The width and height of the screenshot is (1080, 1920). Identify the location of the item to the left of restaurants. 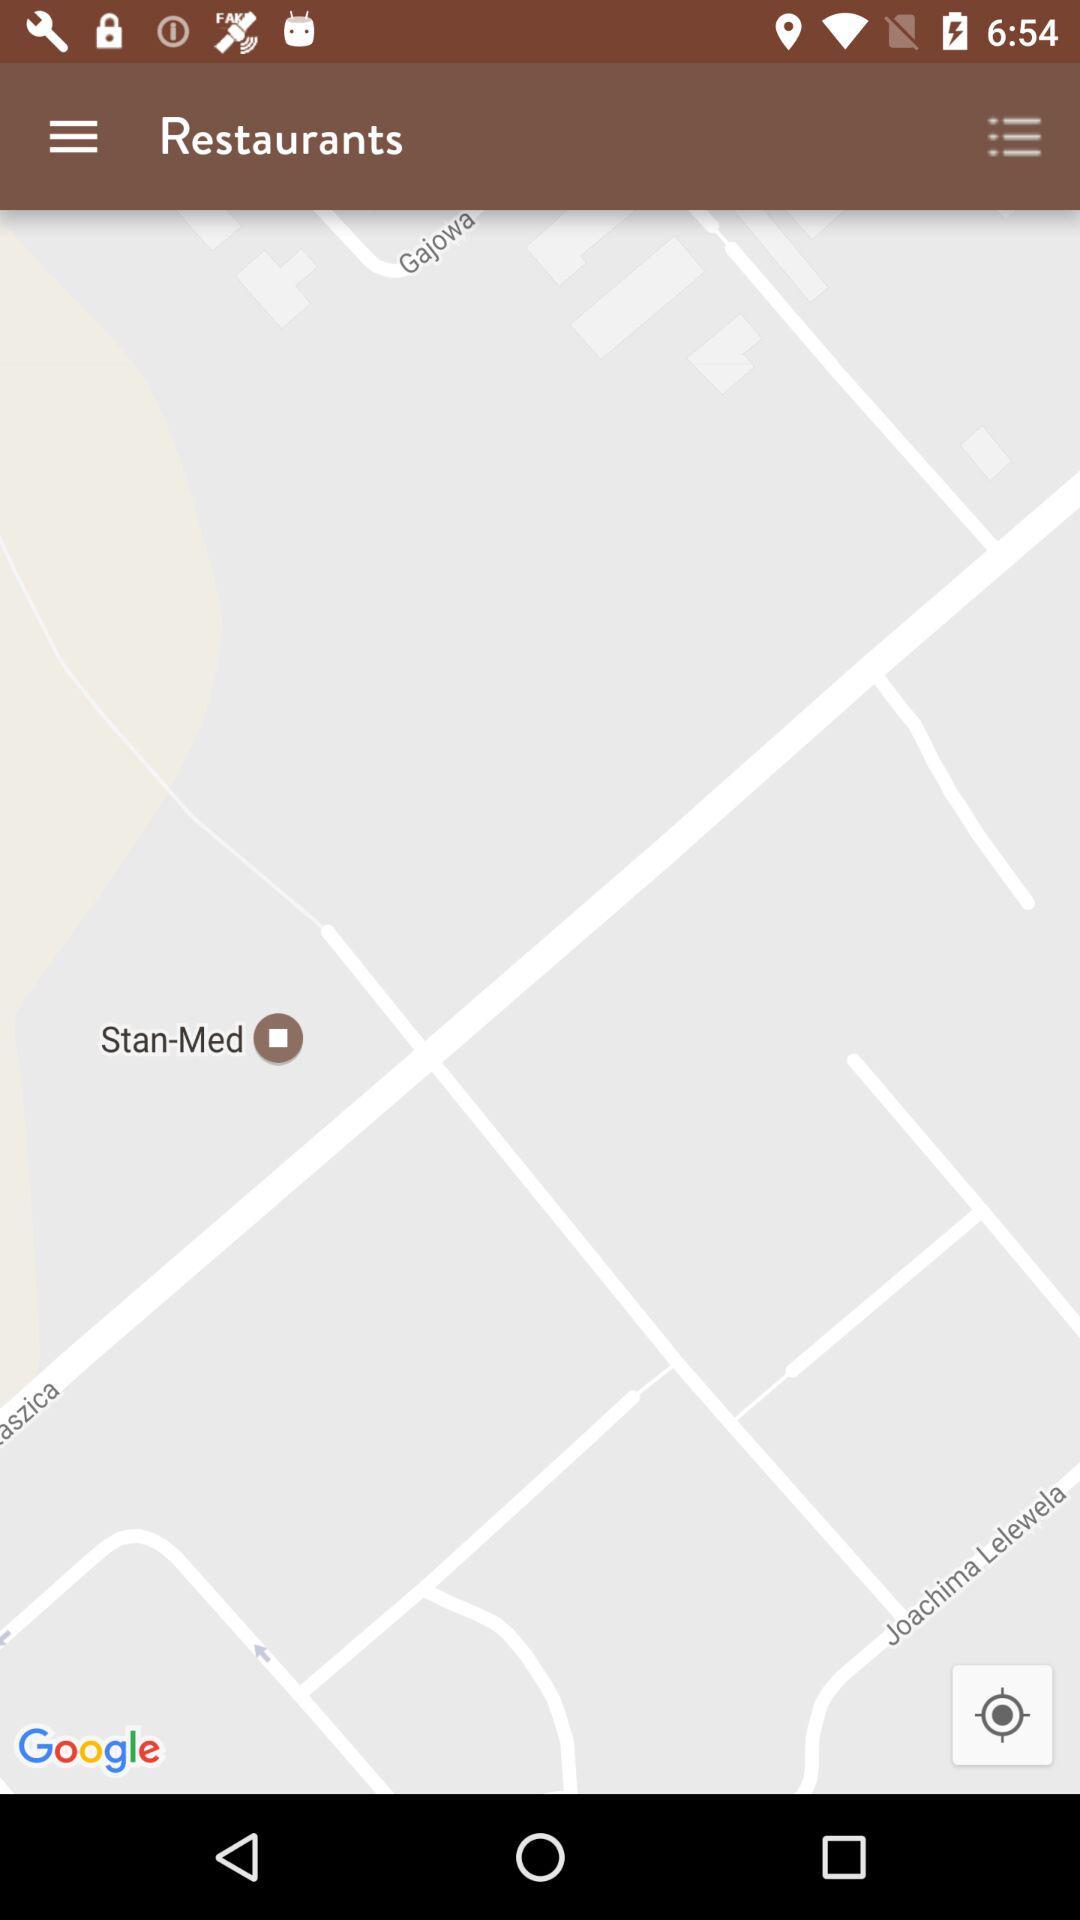
(72, 135).